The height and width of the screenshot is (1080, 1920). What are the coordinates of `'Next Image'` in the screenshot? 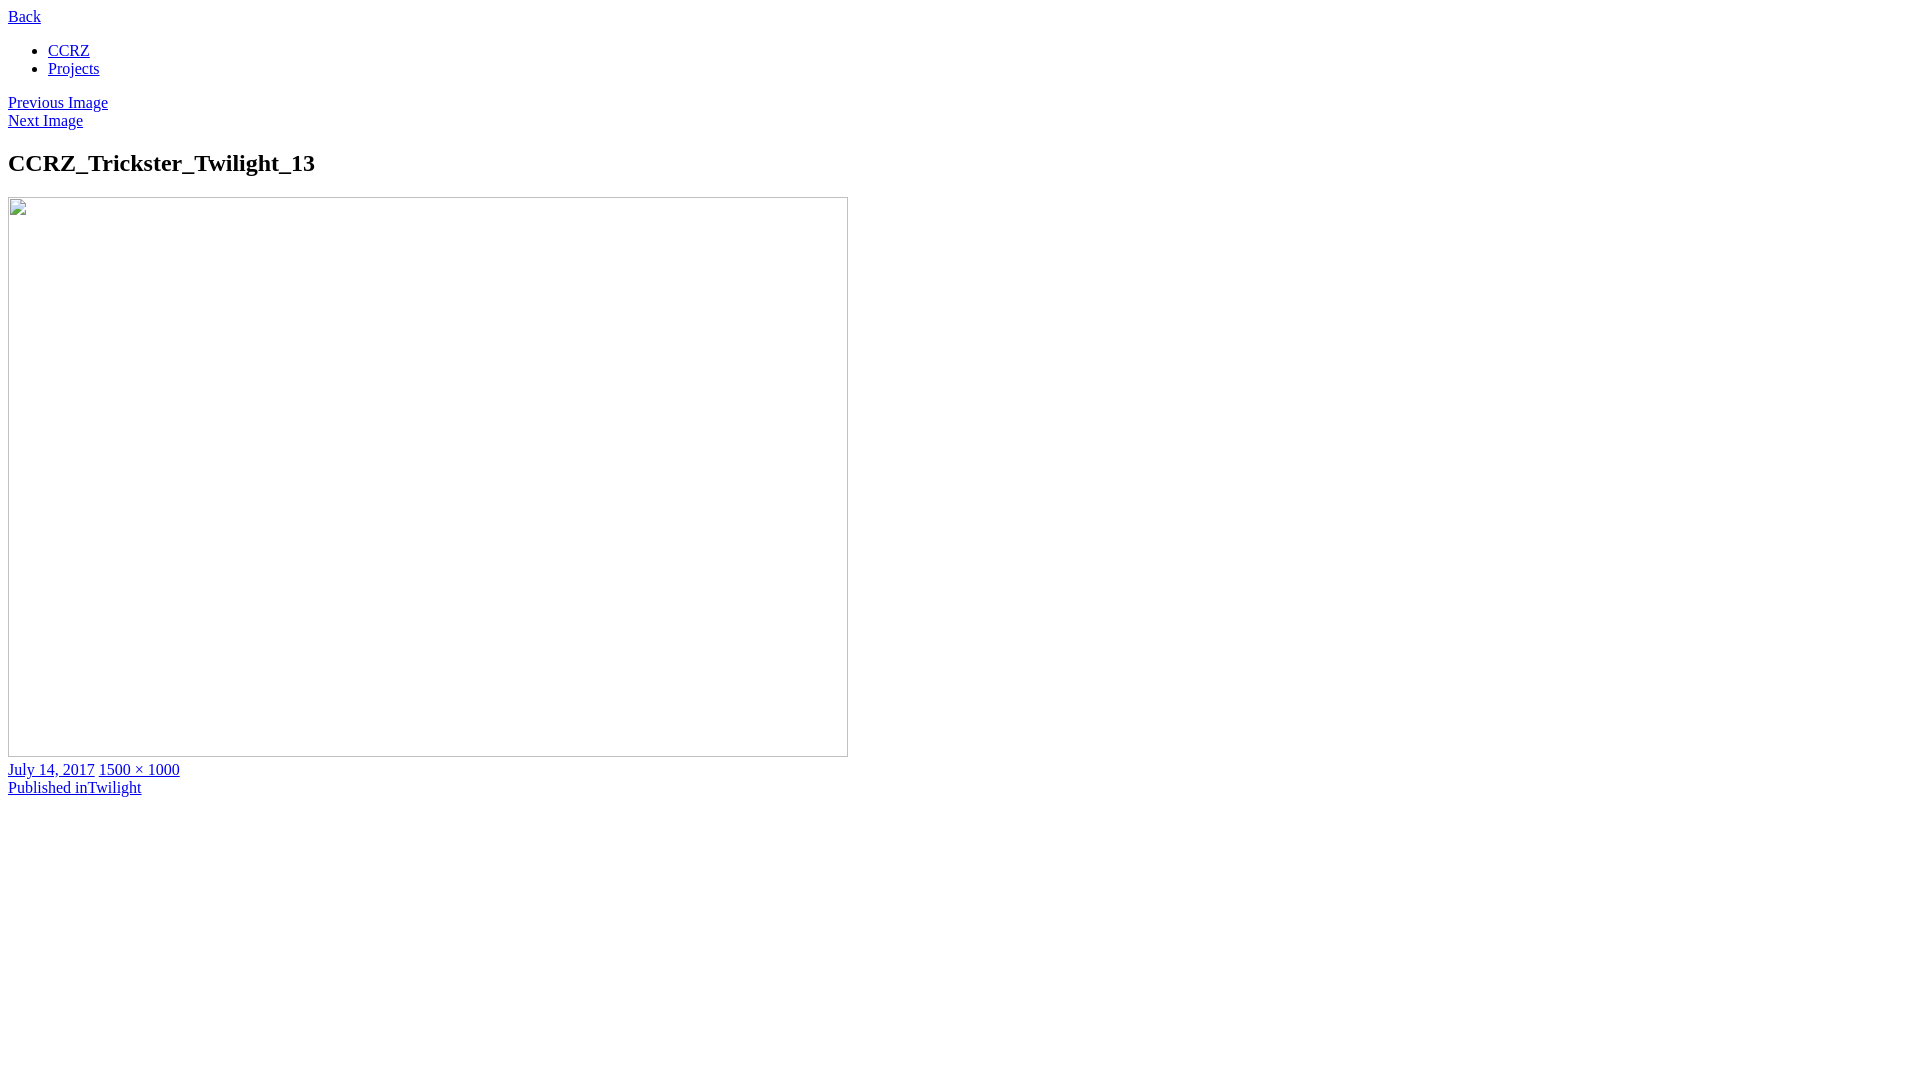 It's located at (45, 120).